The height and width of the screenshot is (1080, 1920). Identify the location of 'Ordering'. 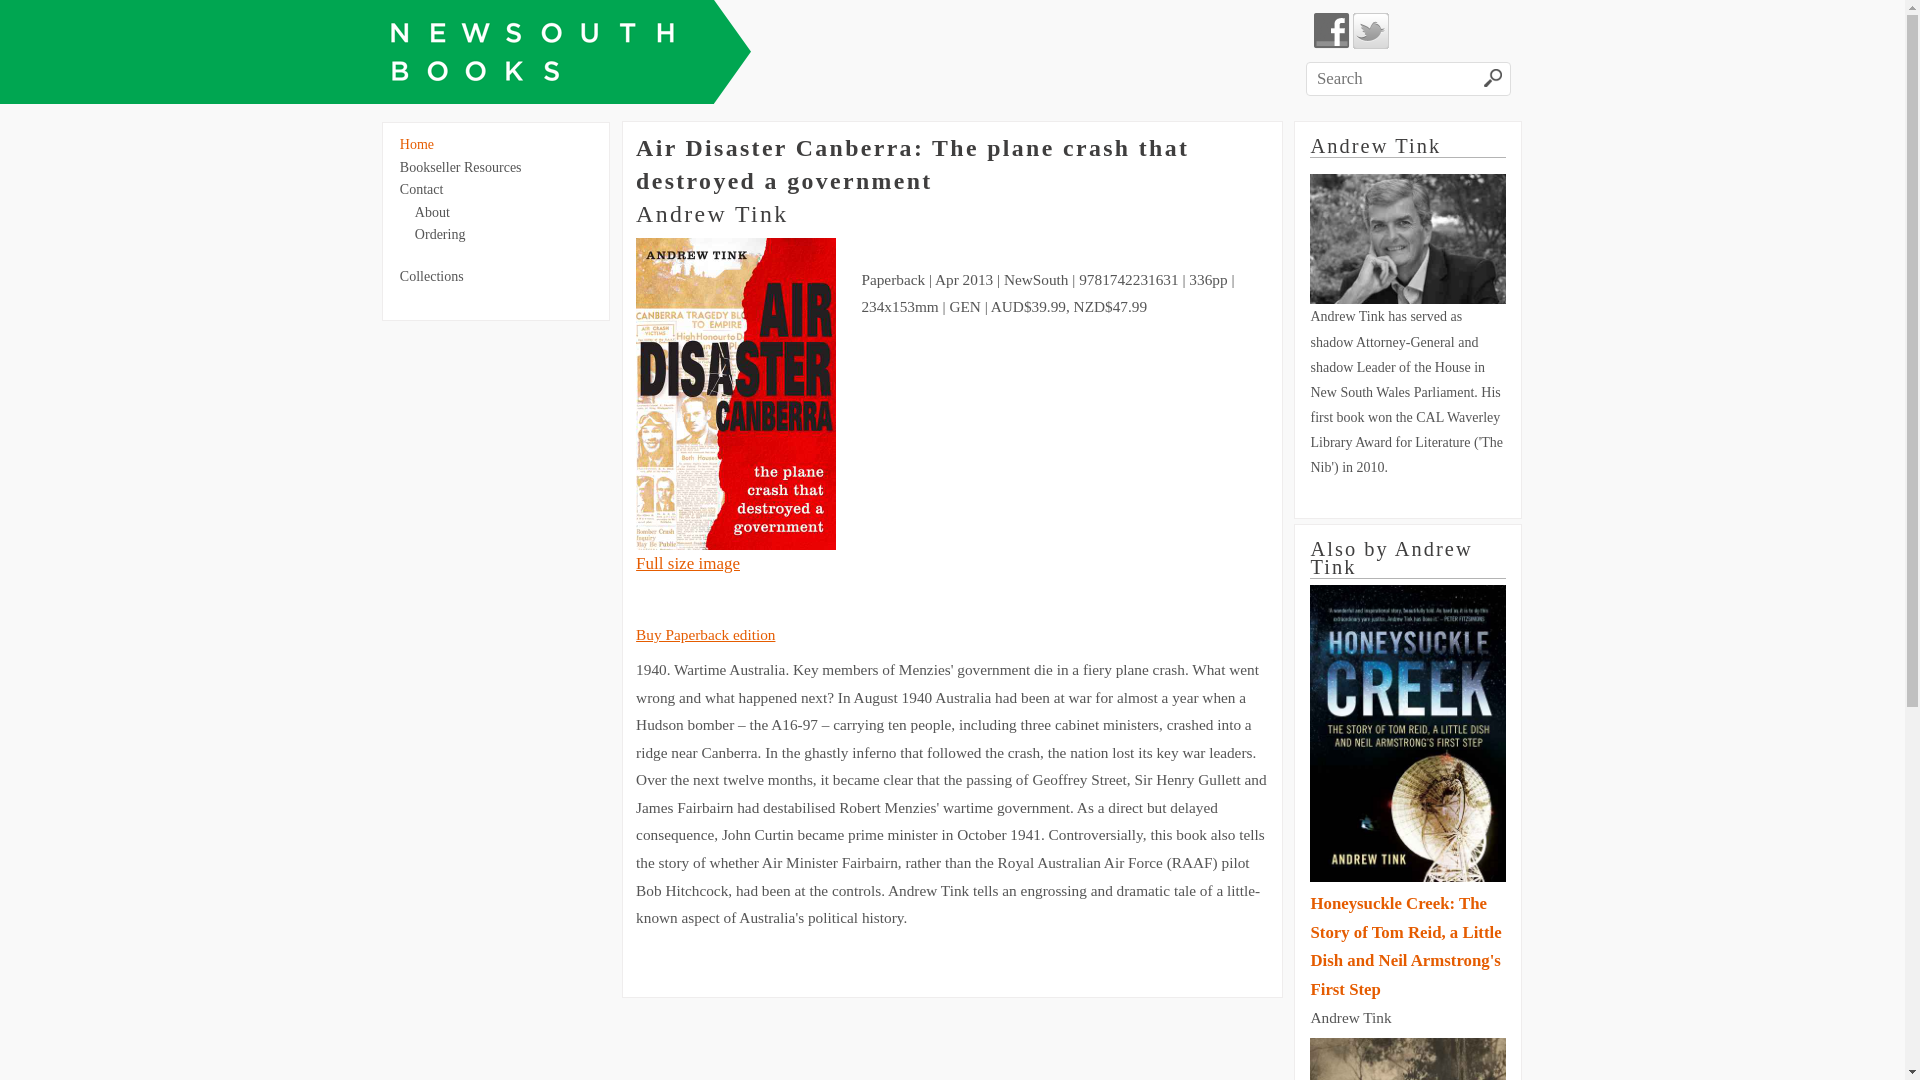
(413, 233).